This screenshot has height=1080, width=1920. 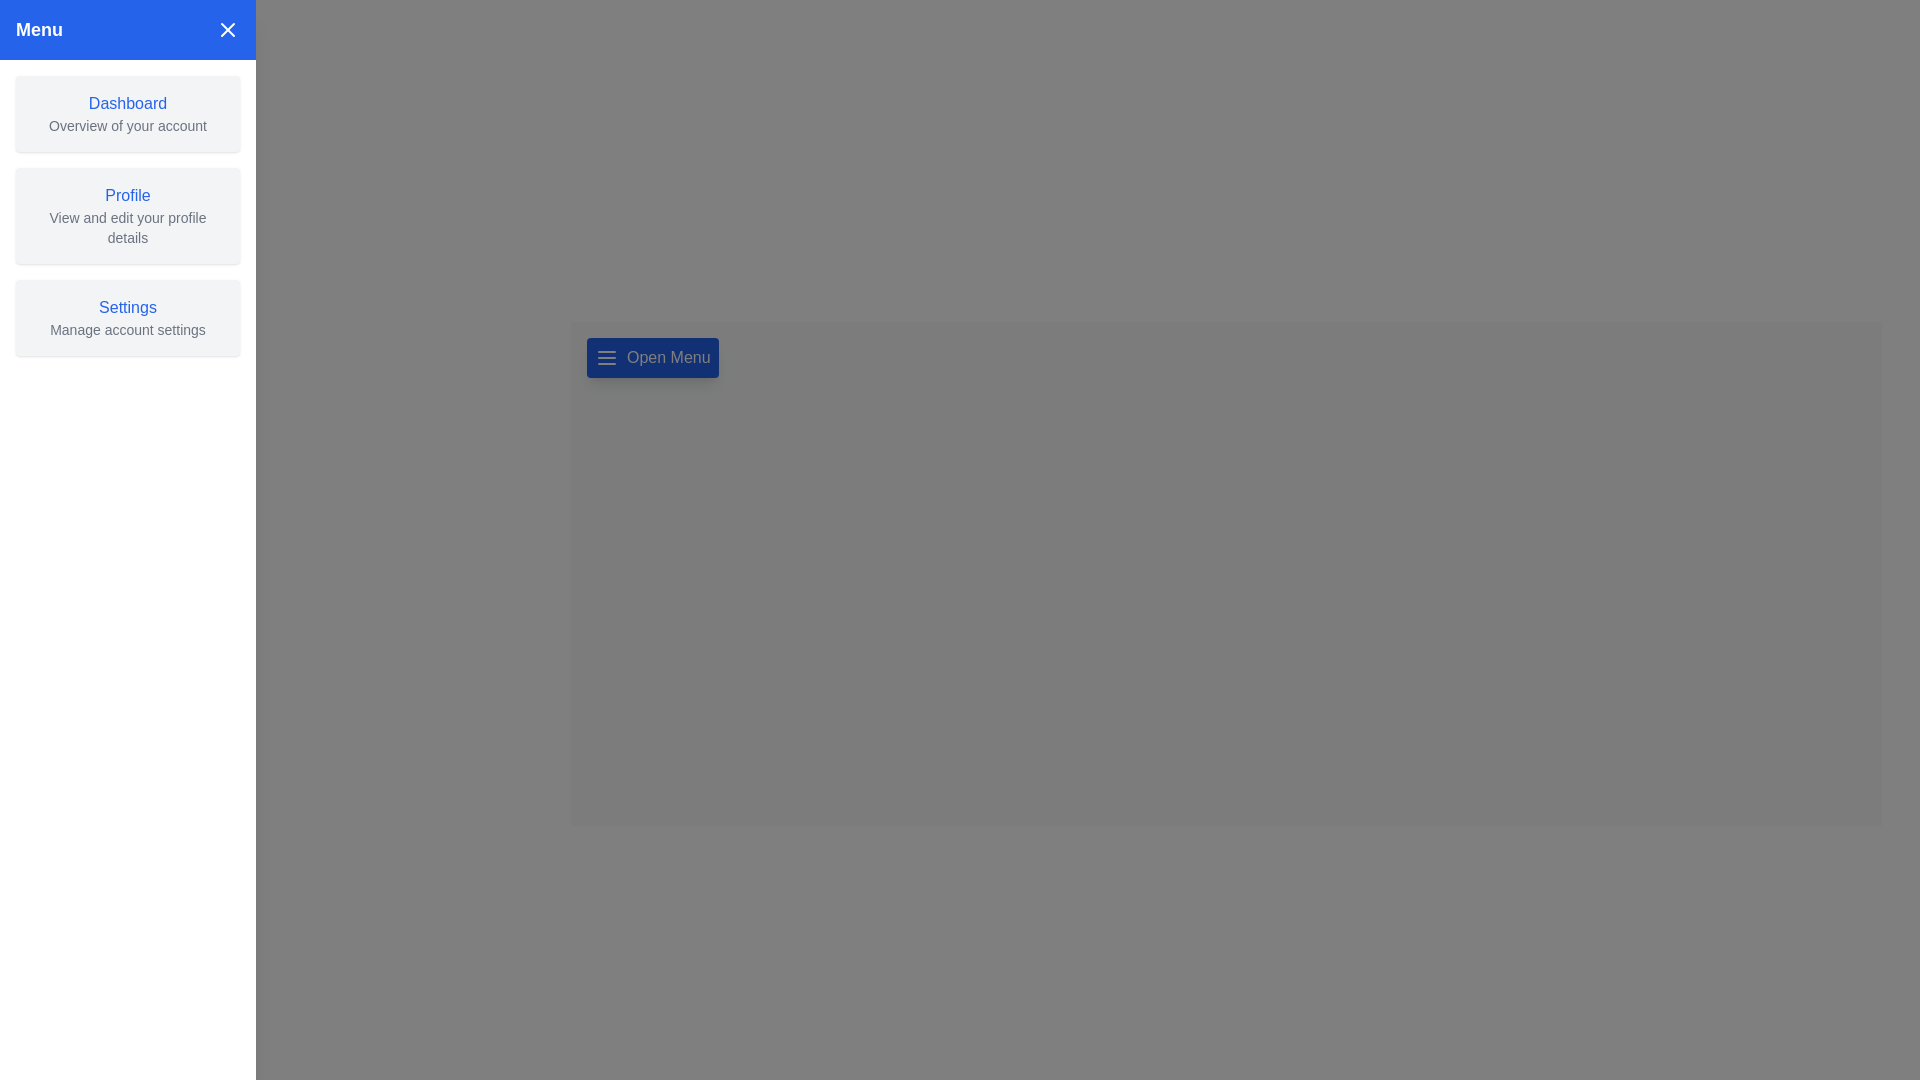 I want to click on title text of the third card in the vertical list of interactive cards in the sidebar, which is located below the 'Dashboard' and 'Profile' cards, so click(x=127, y=308).